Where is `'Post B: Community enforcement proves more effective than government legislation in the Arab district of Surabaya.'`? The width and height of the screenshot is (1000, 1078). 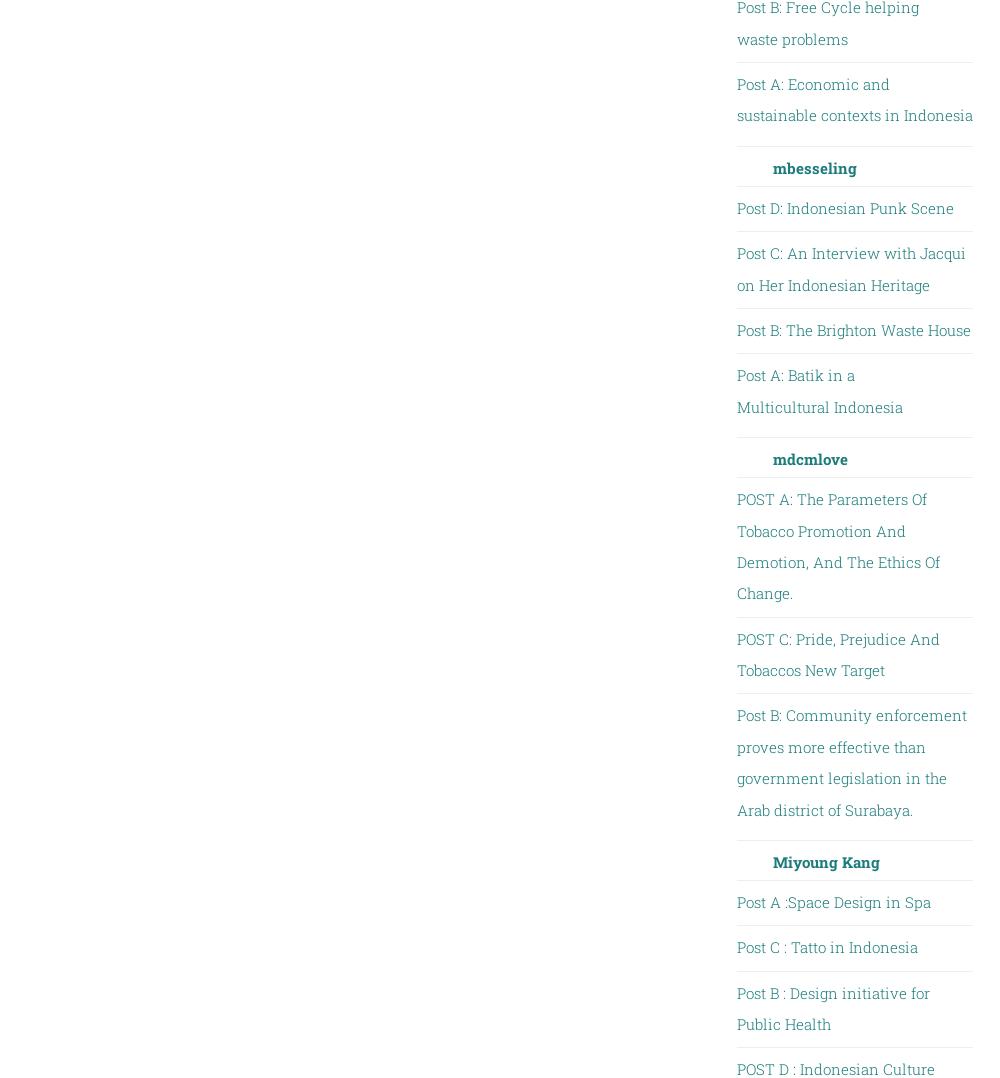 'Post B: Community enforcement proves more effective than government legislation in the Arab district of Surabaya.' is located at coordinates (850, 762).